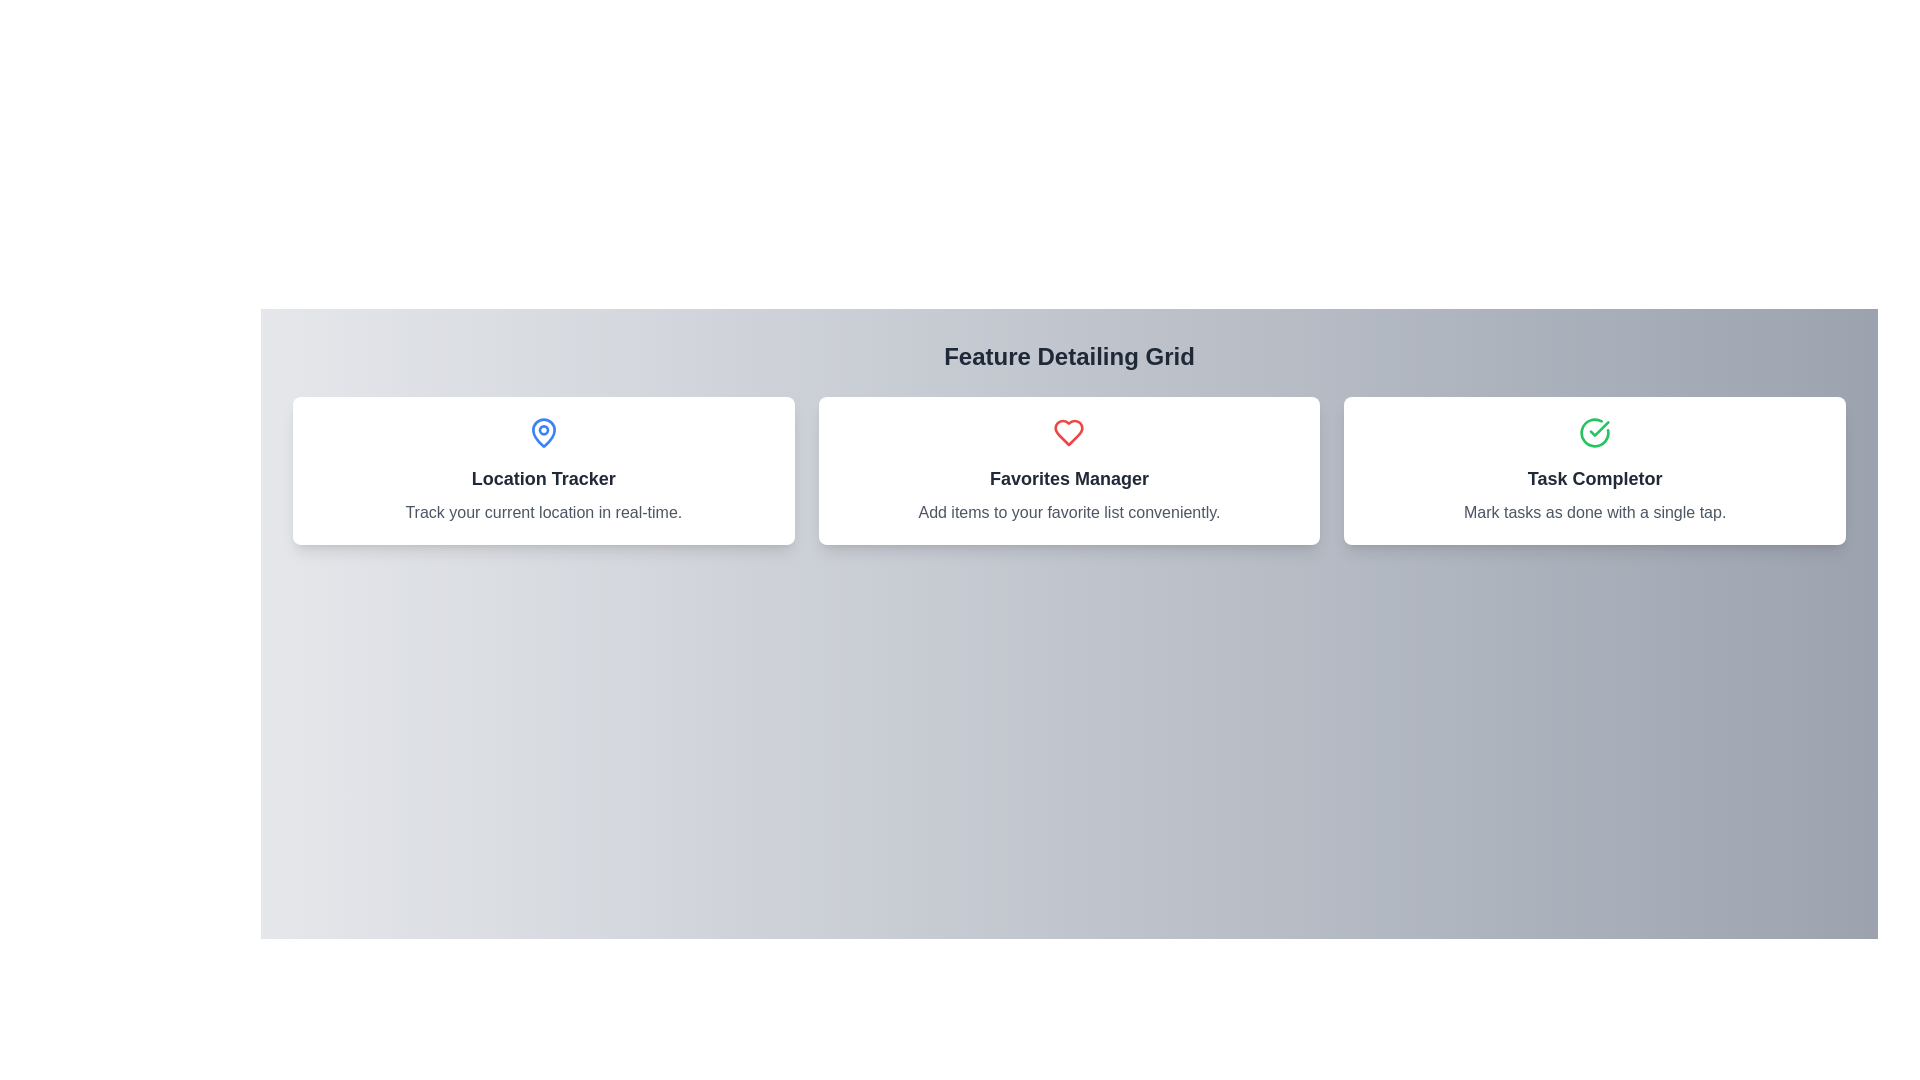  Describe the element at coordinates (1594, 512) in the screenshot. I see `the descriptive text element that provides additional details about the functionality of the 'Task Completor' feature, located below the 'Task Completor' title` at that location.